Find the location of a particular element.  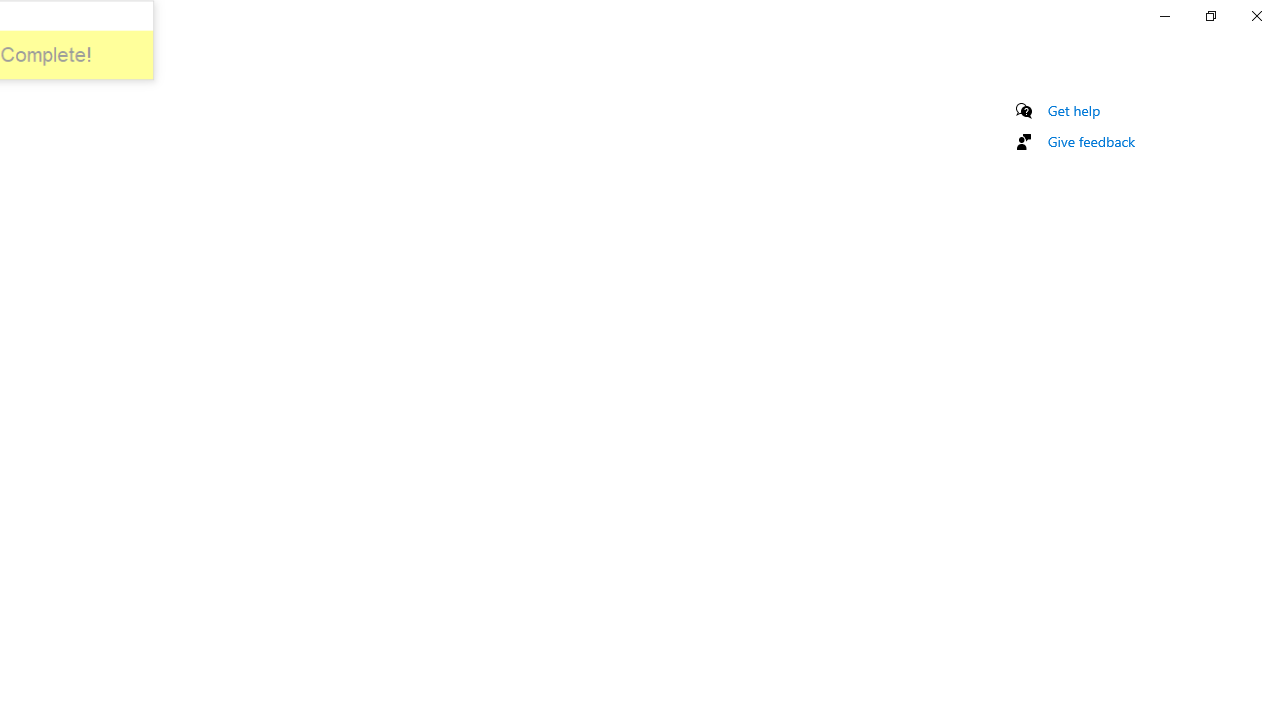

'Minimize Settings' is located at coordinates (1164, 15).